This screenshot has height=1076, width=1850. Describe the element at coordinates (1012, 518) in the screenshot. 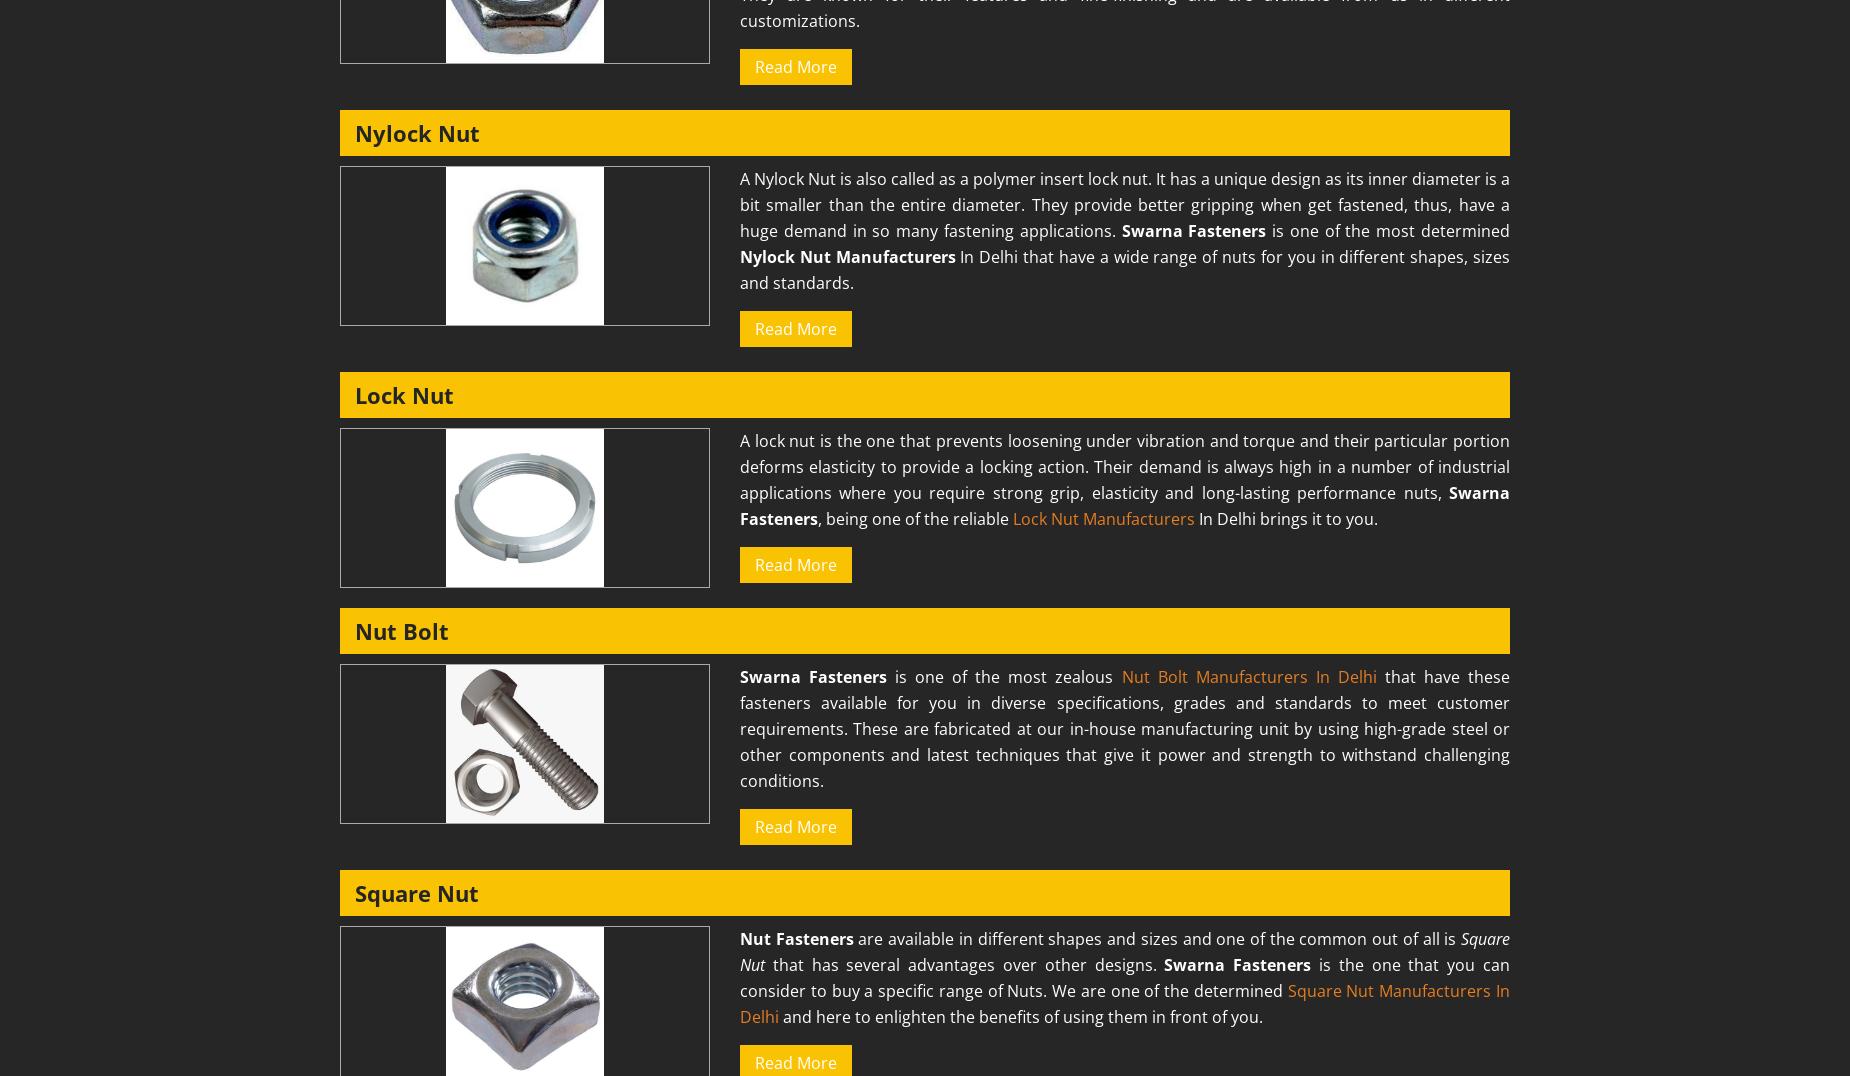

I see `'Lock Nut Manufacturers'` at that location.